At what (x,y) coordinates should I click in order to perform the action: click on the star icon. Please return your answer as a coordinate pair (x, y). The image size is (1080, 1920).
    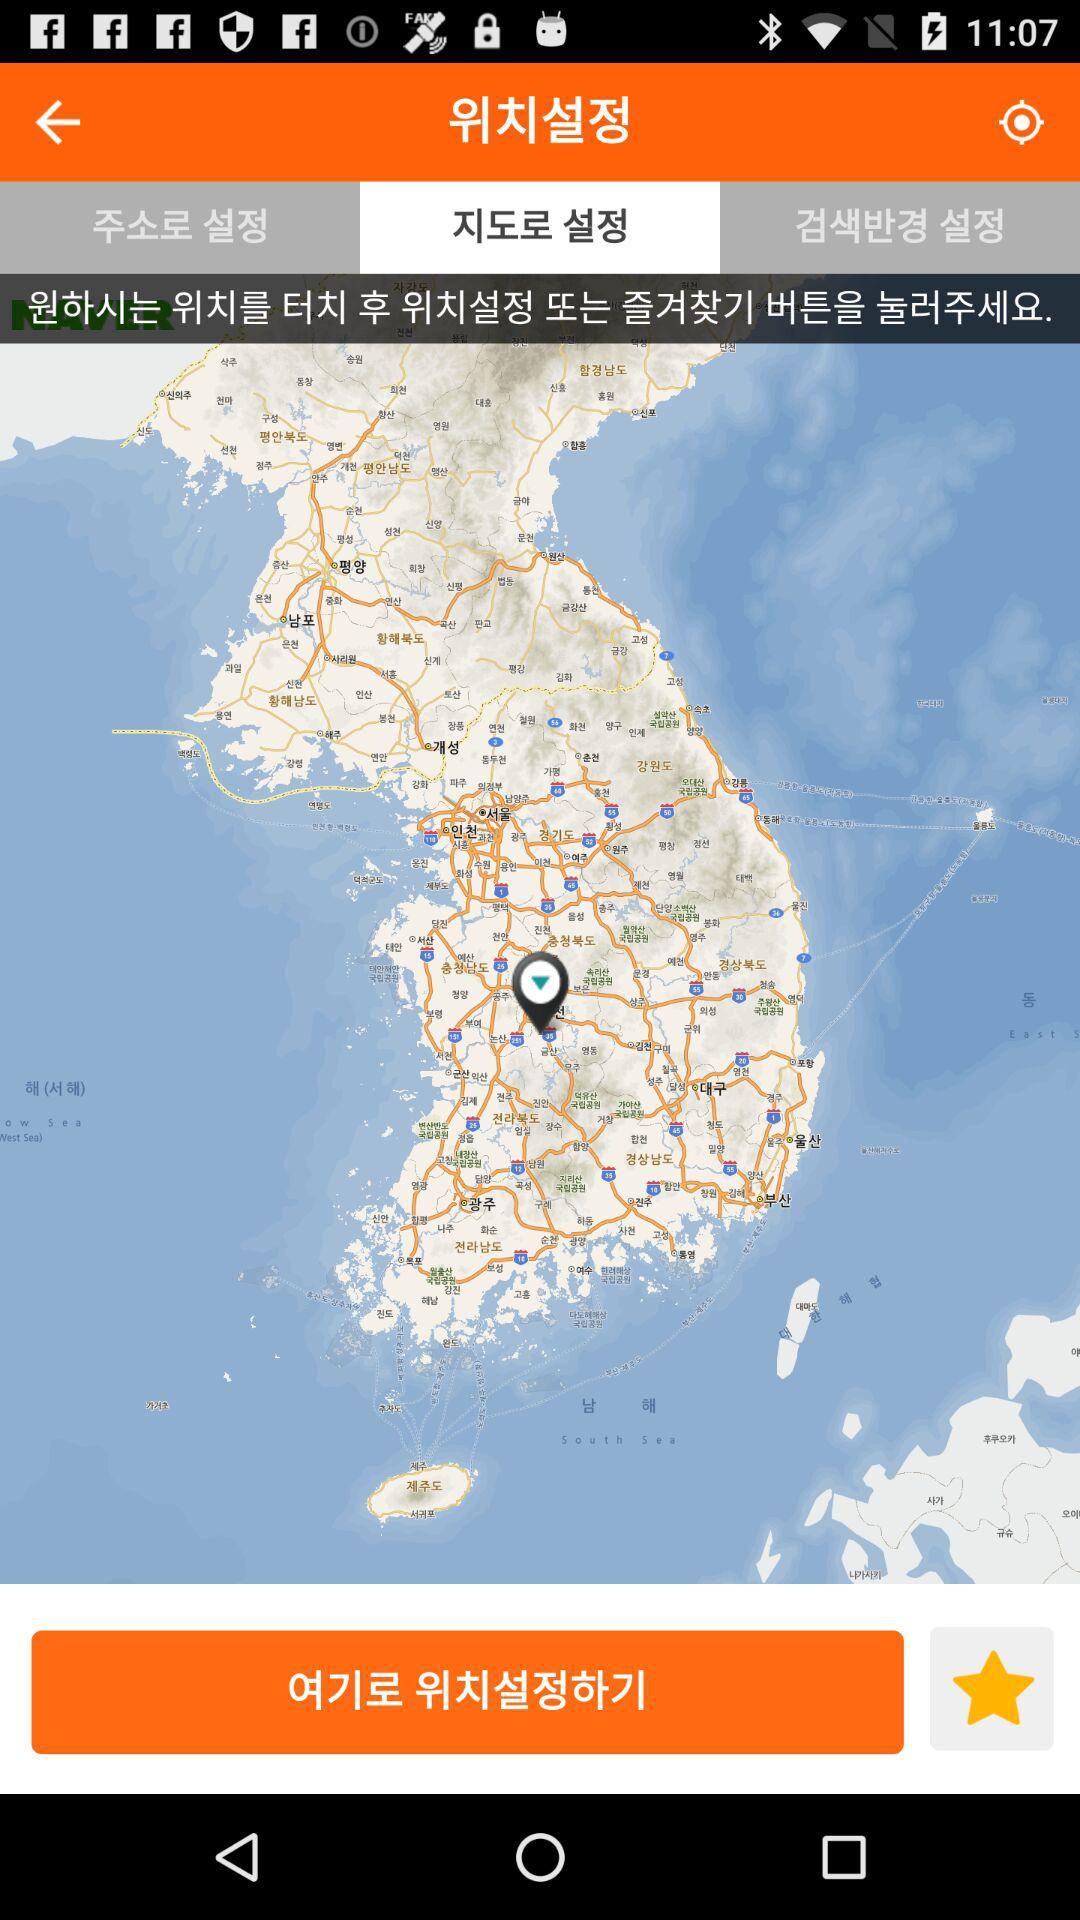
    Looking at the image, I should click on (991, 1807).